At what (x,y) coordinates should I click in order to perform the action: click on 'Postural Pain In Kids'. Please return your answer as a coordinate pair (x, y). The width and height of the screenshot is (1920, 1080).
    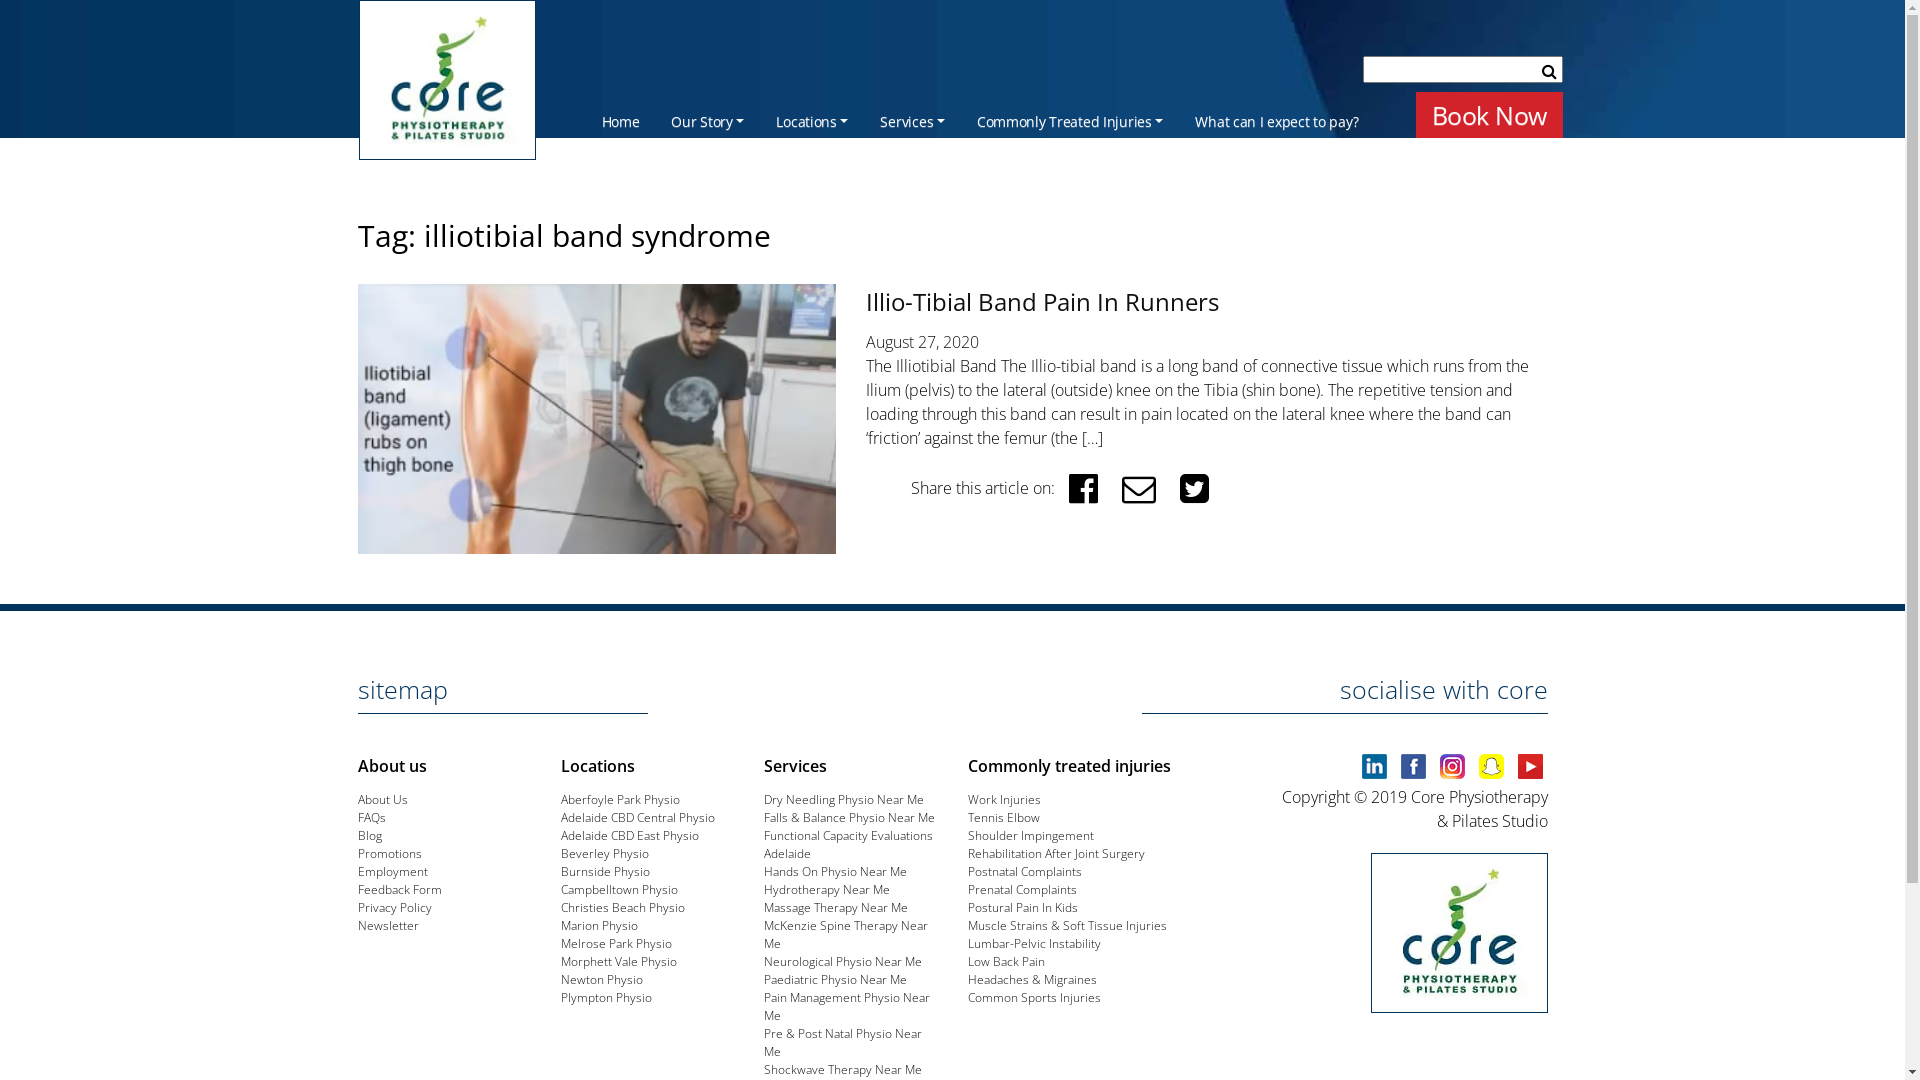
    Looking at the image, I should click on (1022, 907).